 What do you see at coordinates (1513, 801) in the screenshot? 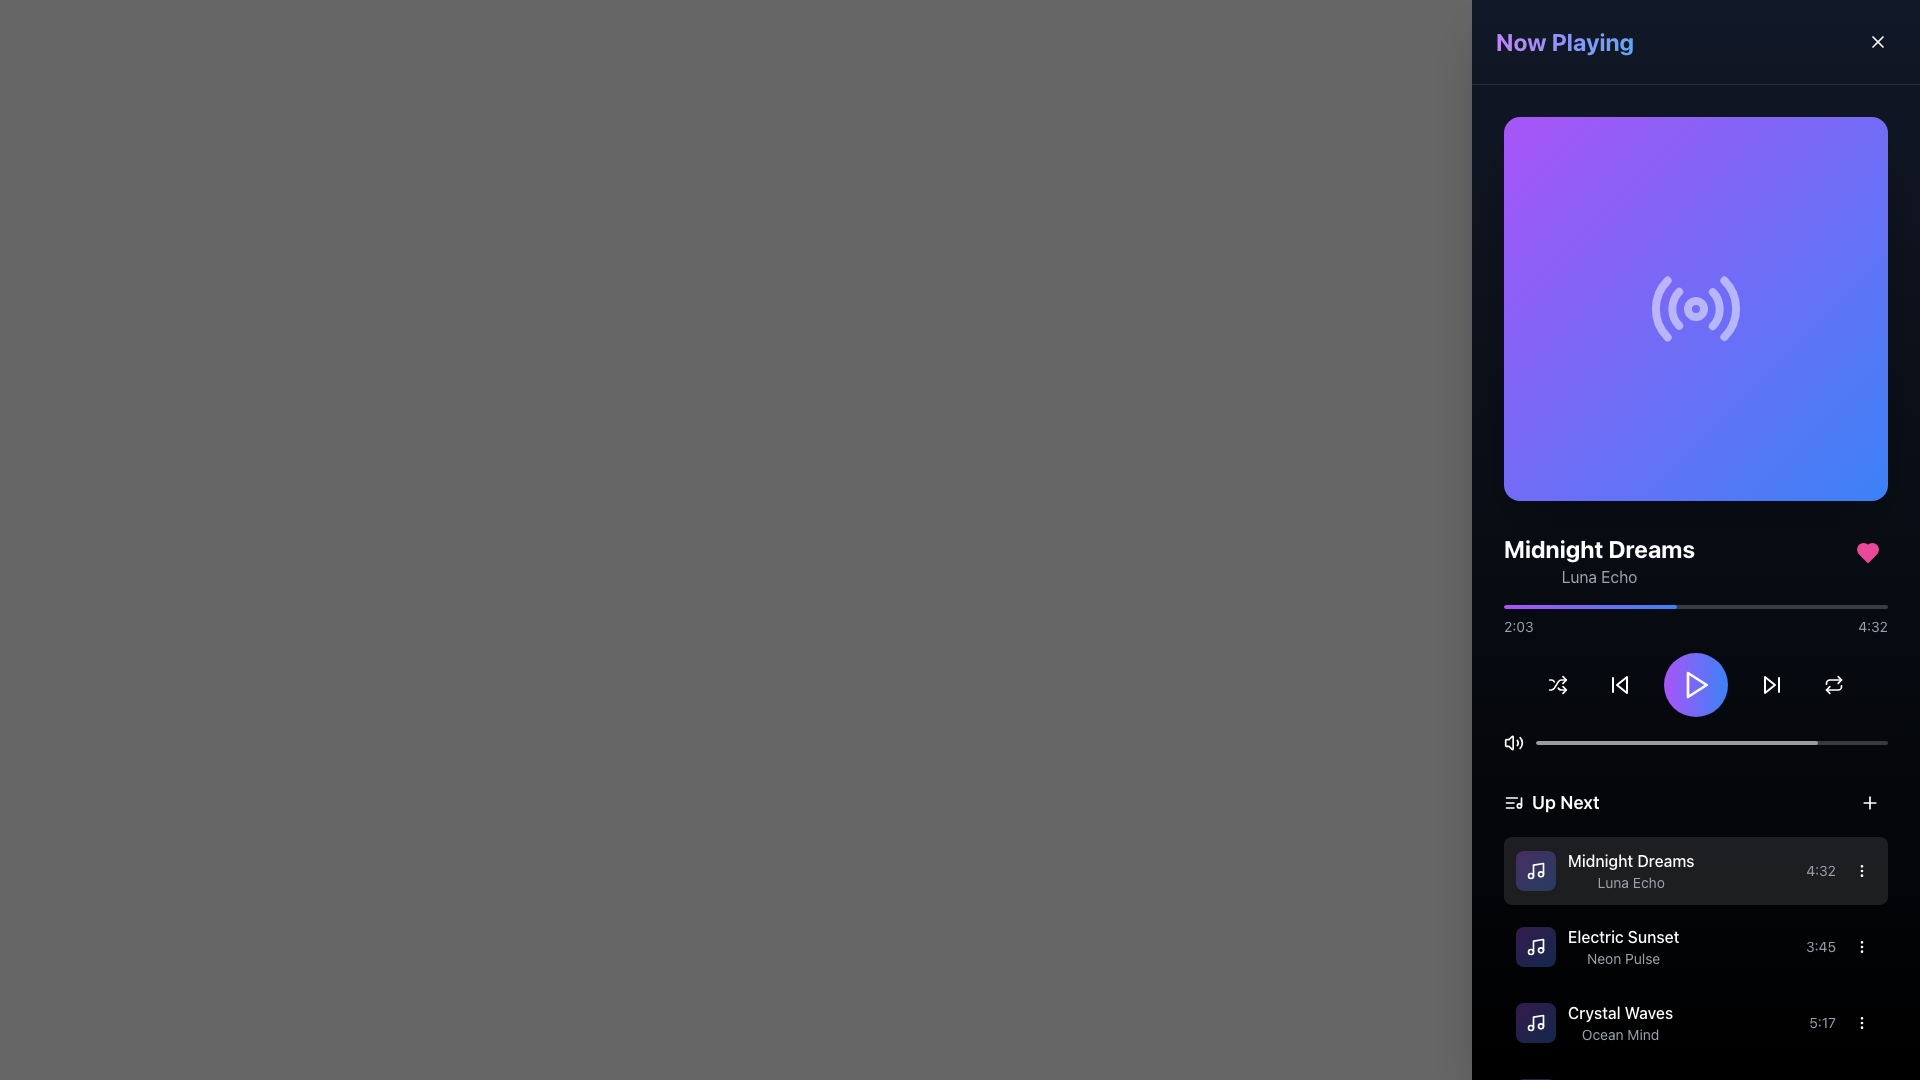
I see `the music icon located to the left of the text 'Up Next', which is styled as a minimalist grayish vector graphic within a 24x24px square` at bounding box center [1513, 801].